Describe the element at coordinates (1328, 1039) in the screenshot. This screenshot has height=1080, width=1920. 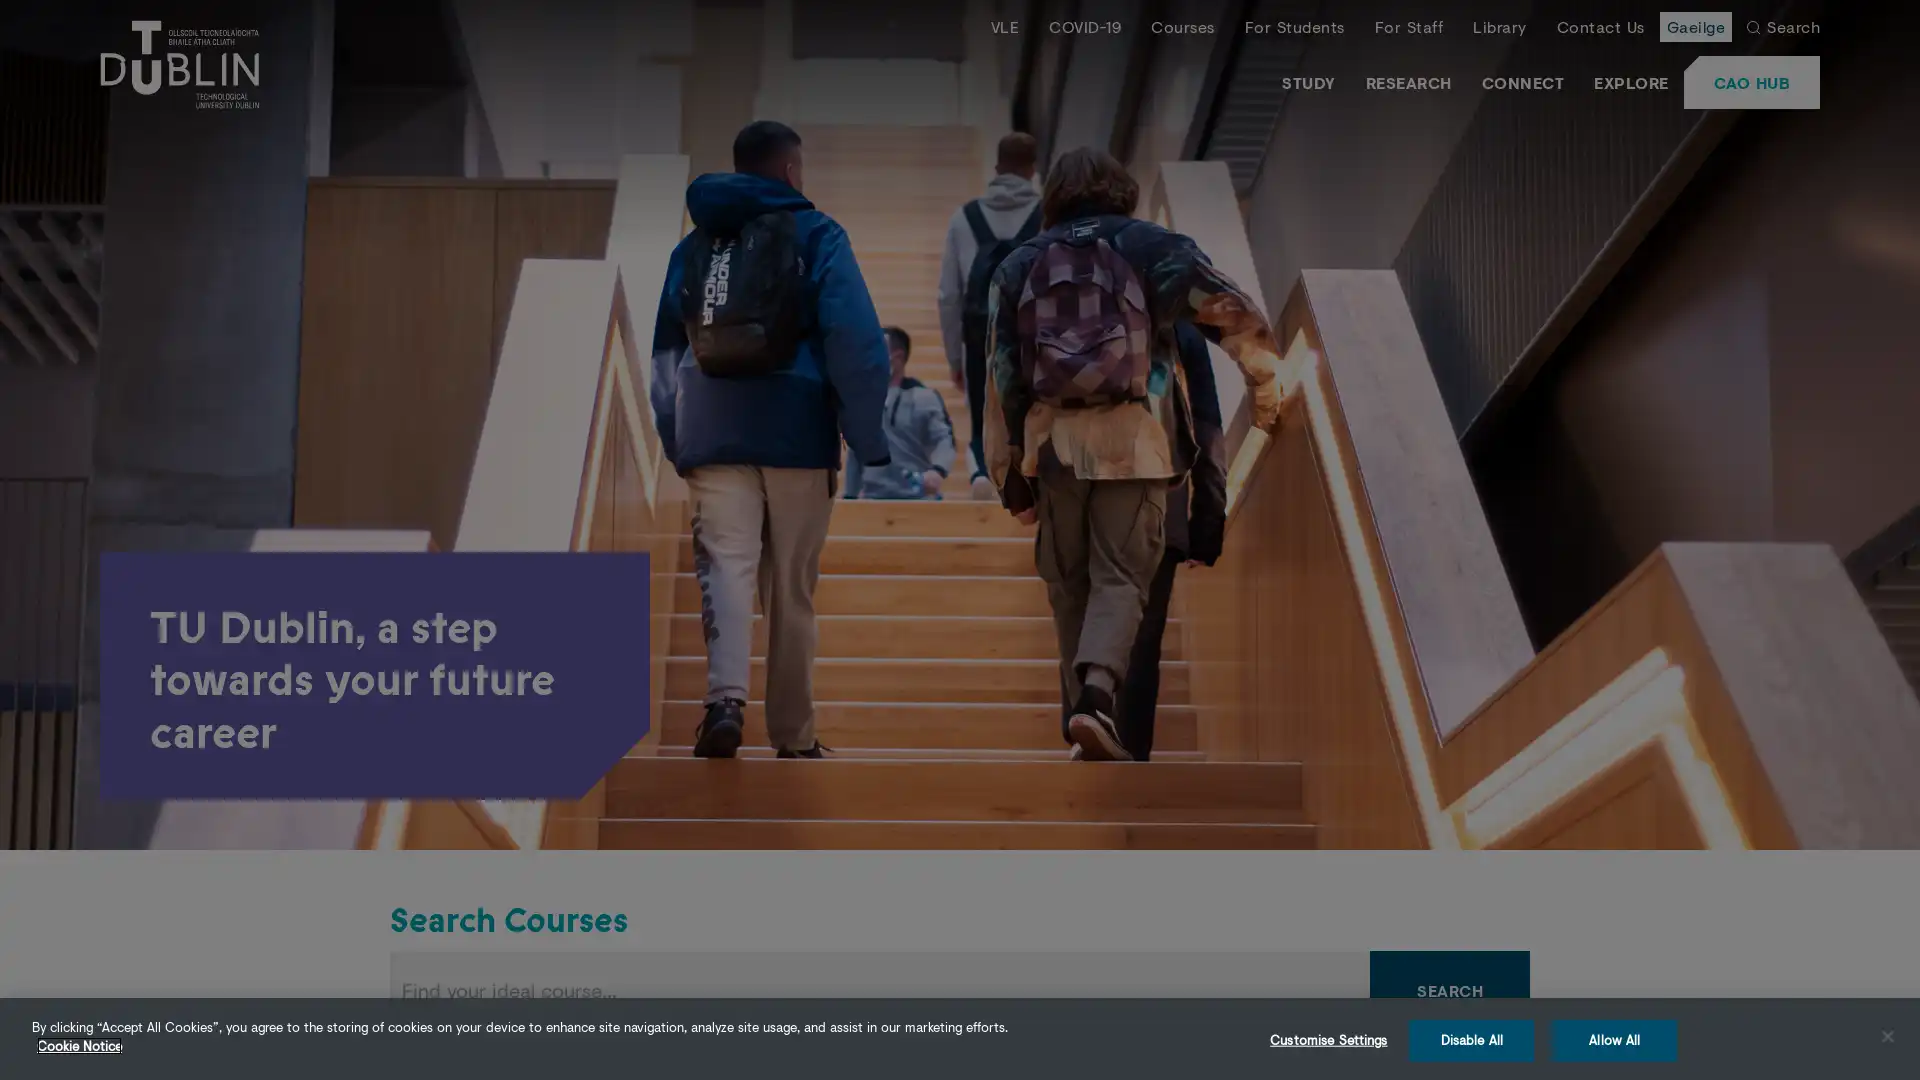
I see `Customise Settings` at that location.